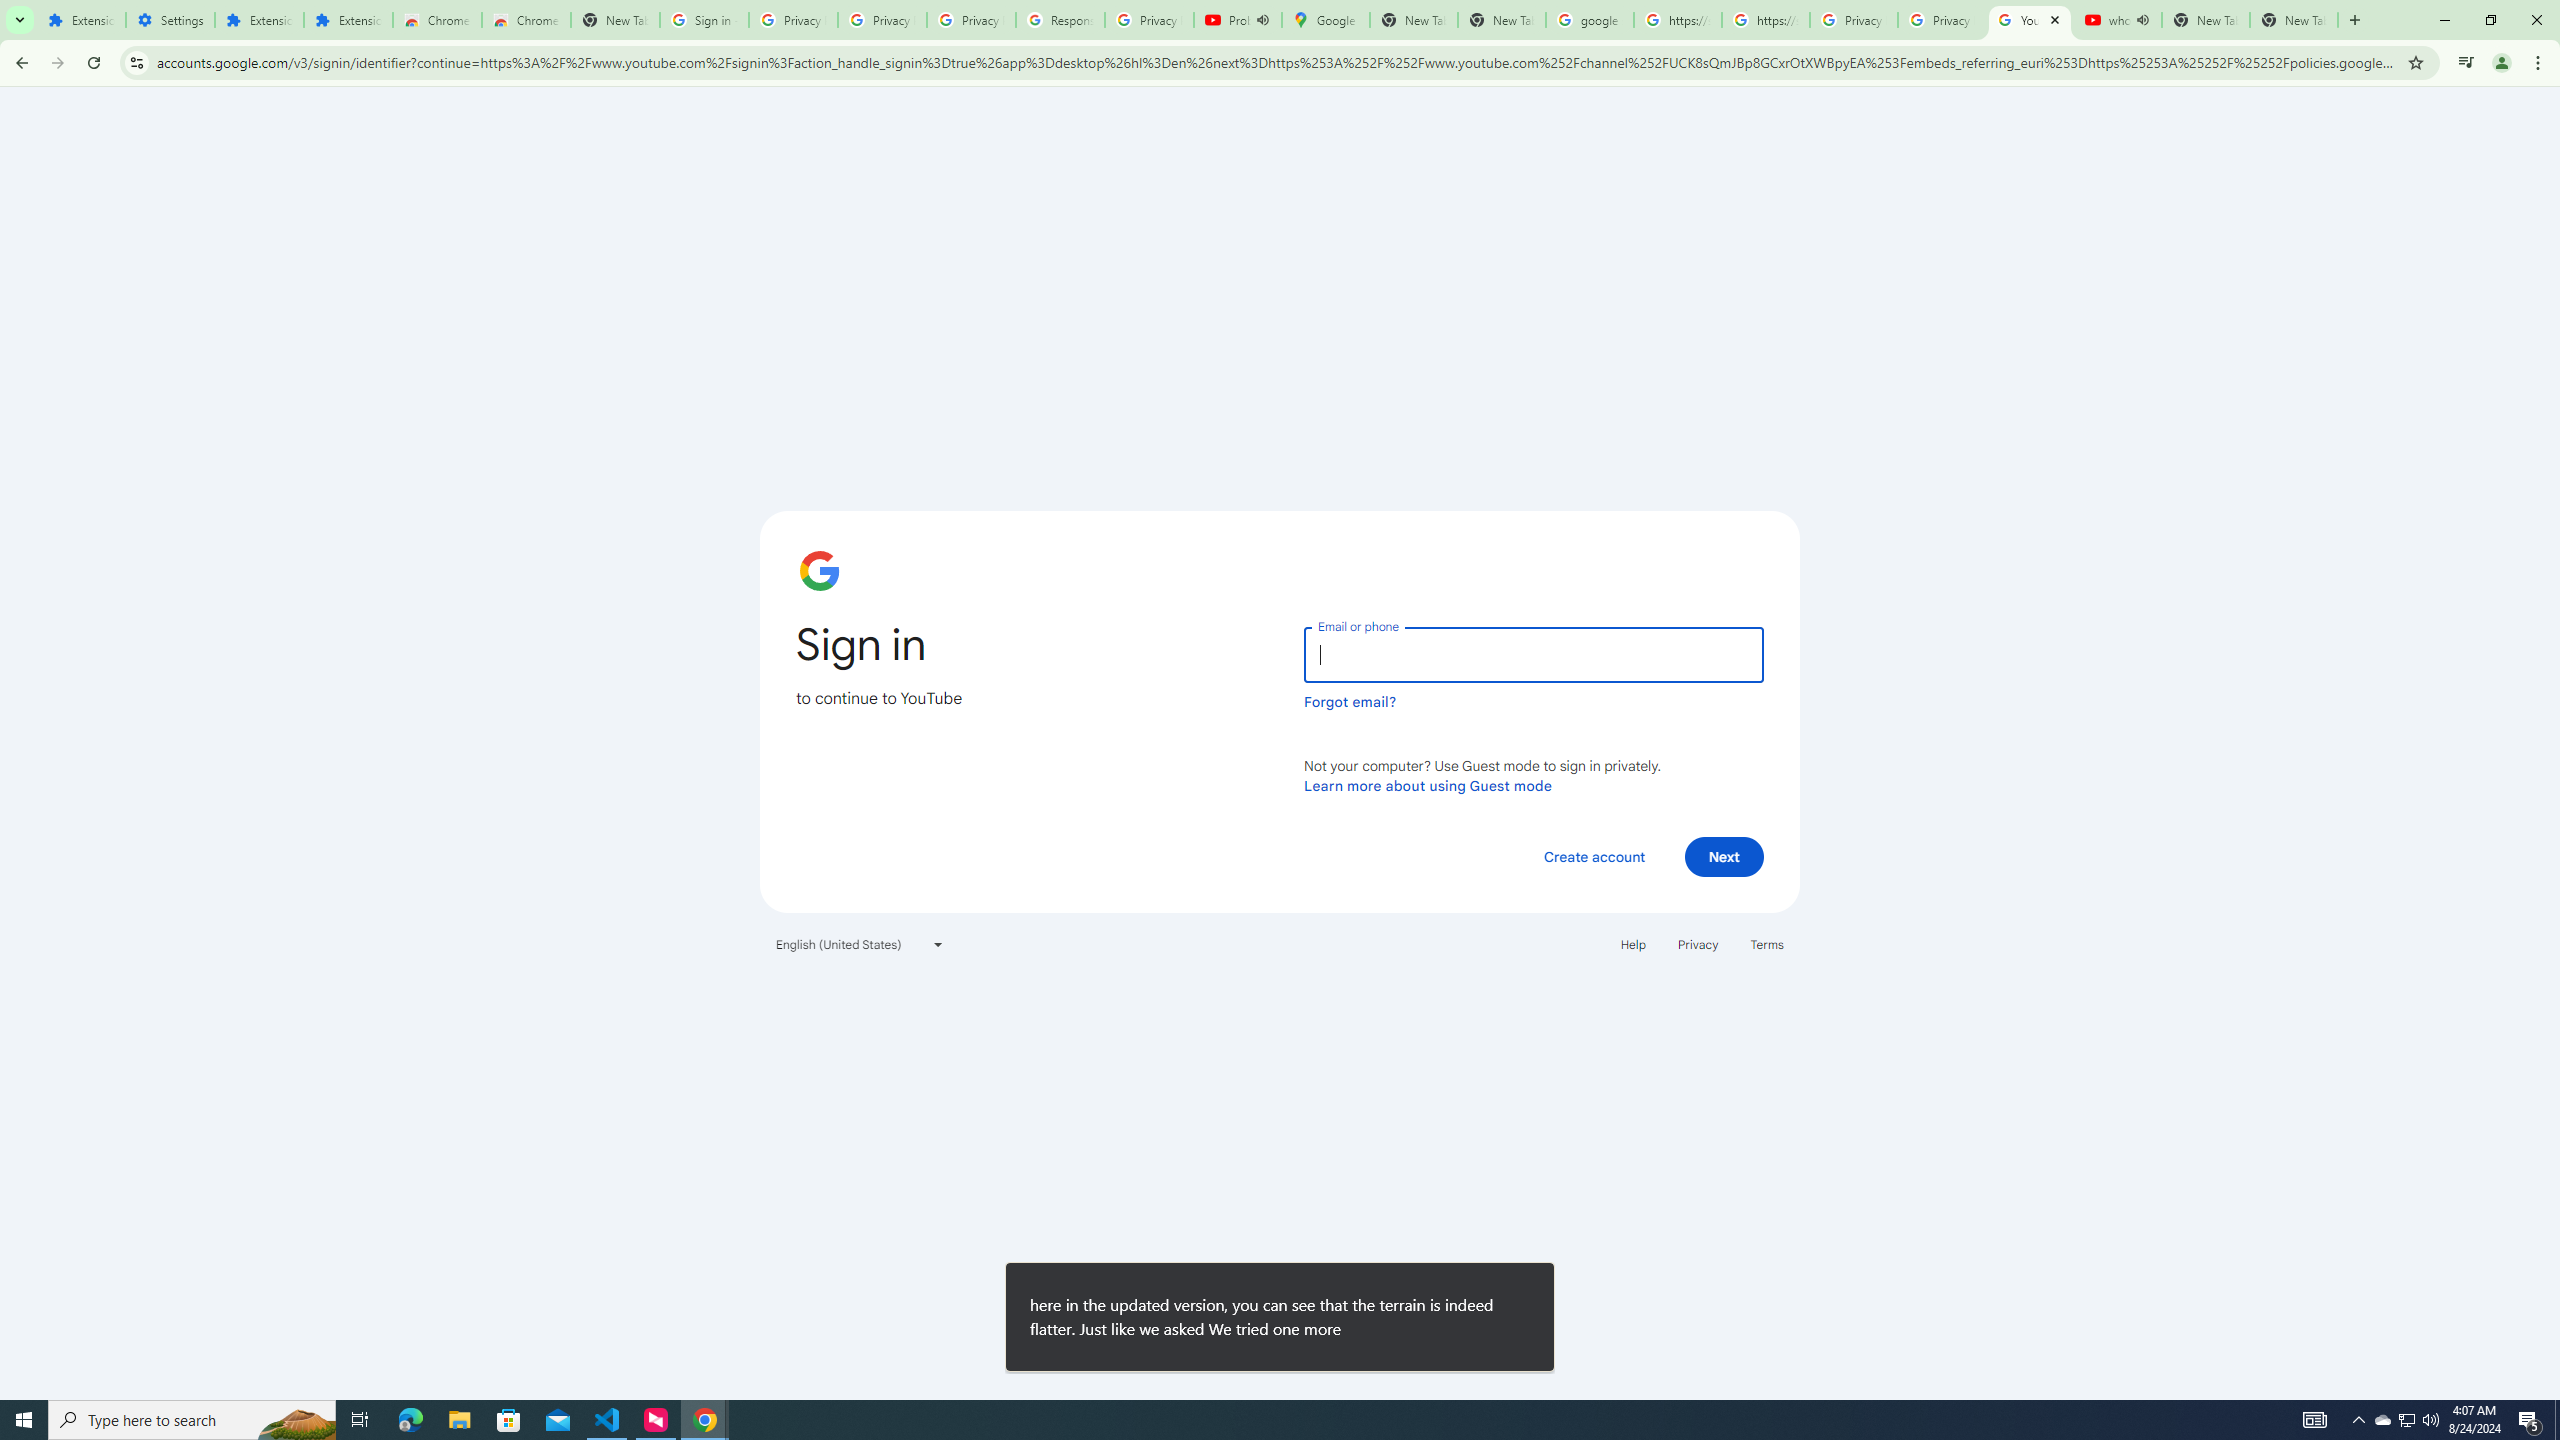  I want to click on 'Settings', so click(171, 19).